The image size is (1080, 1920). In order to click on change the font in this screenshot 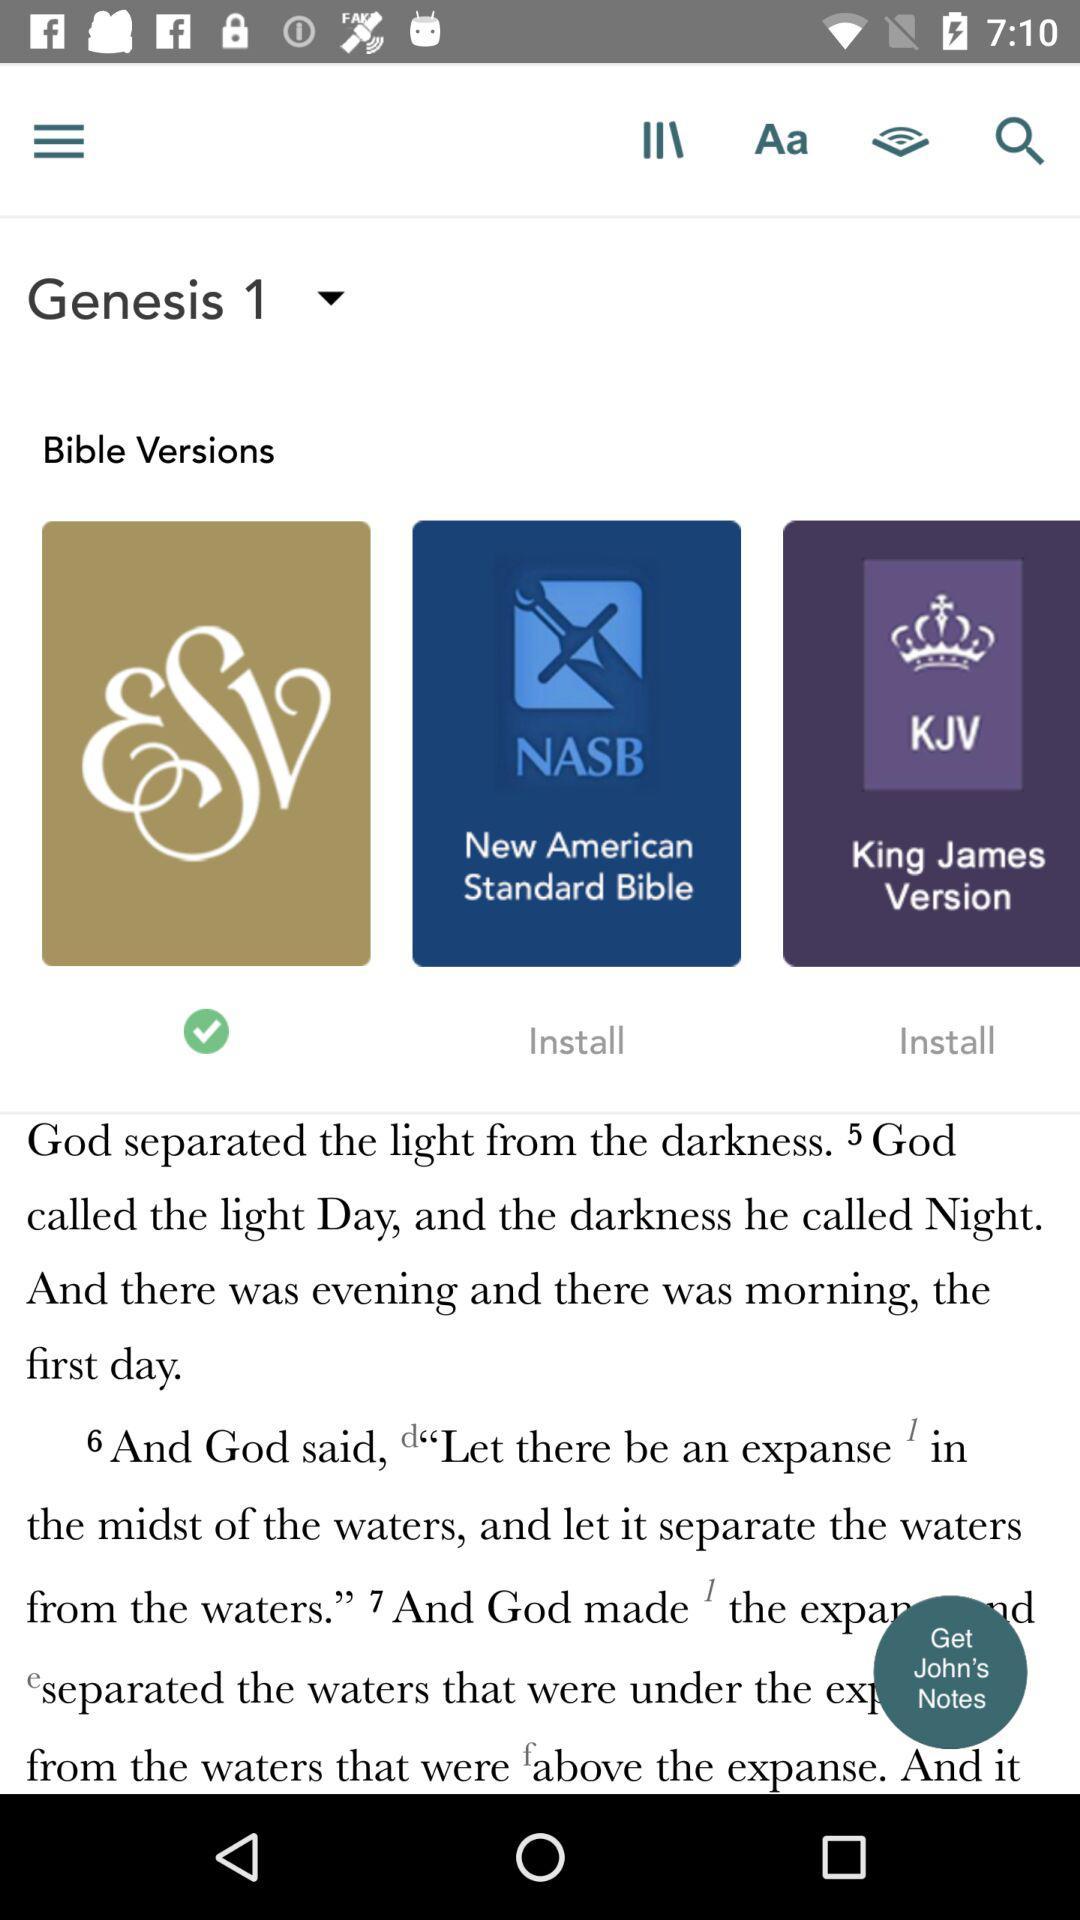, I will do `click(780, 139)`.